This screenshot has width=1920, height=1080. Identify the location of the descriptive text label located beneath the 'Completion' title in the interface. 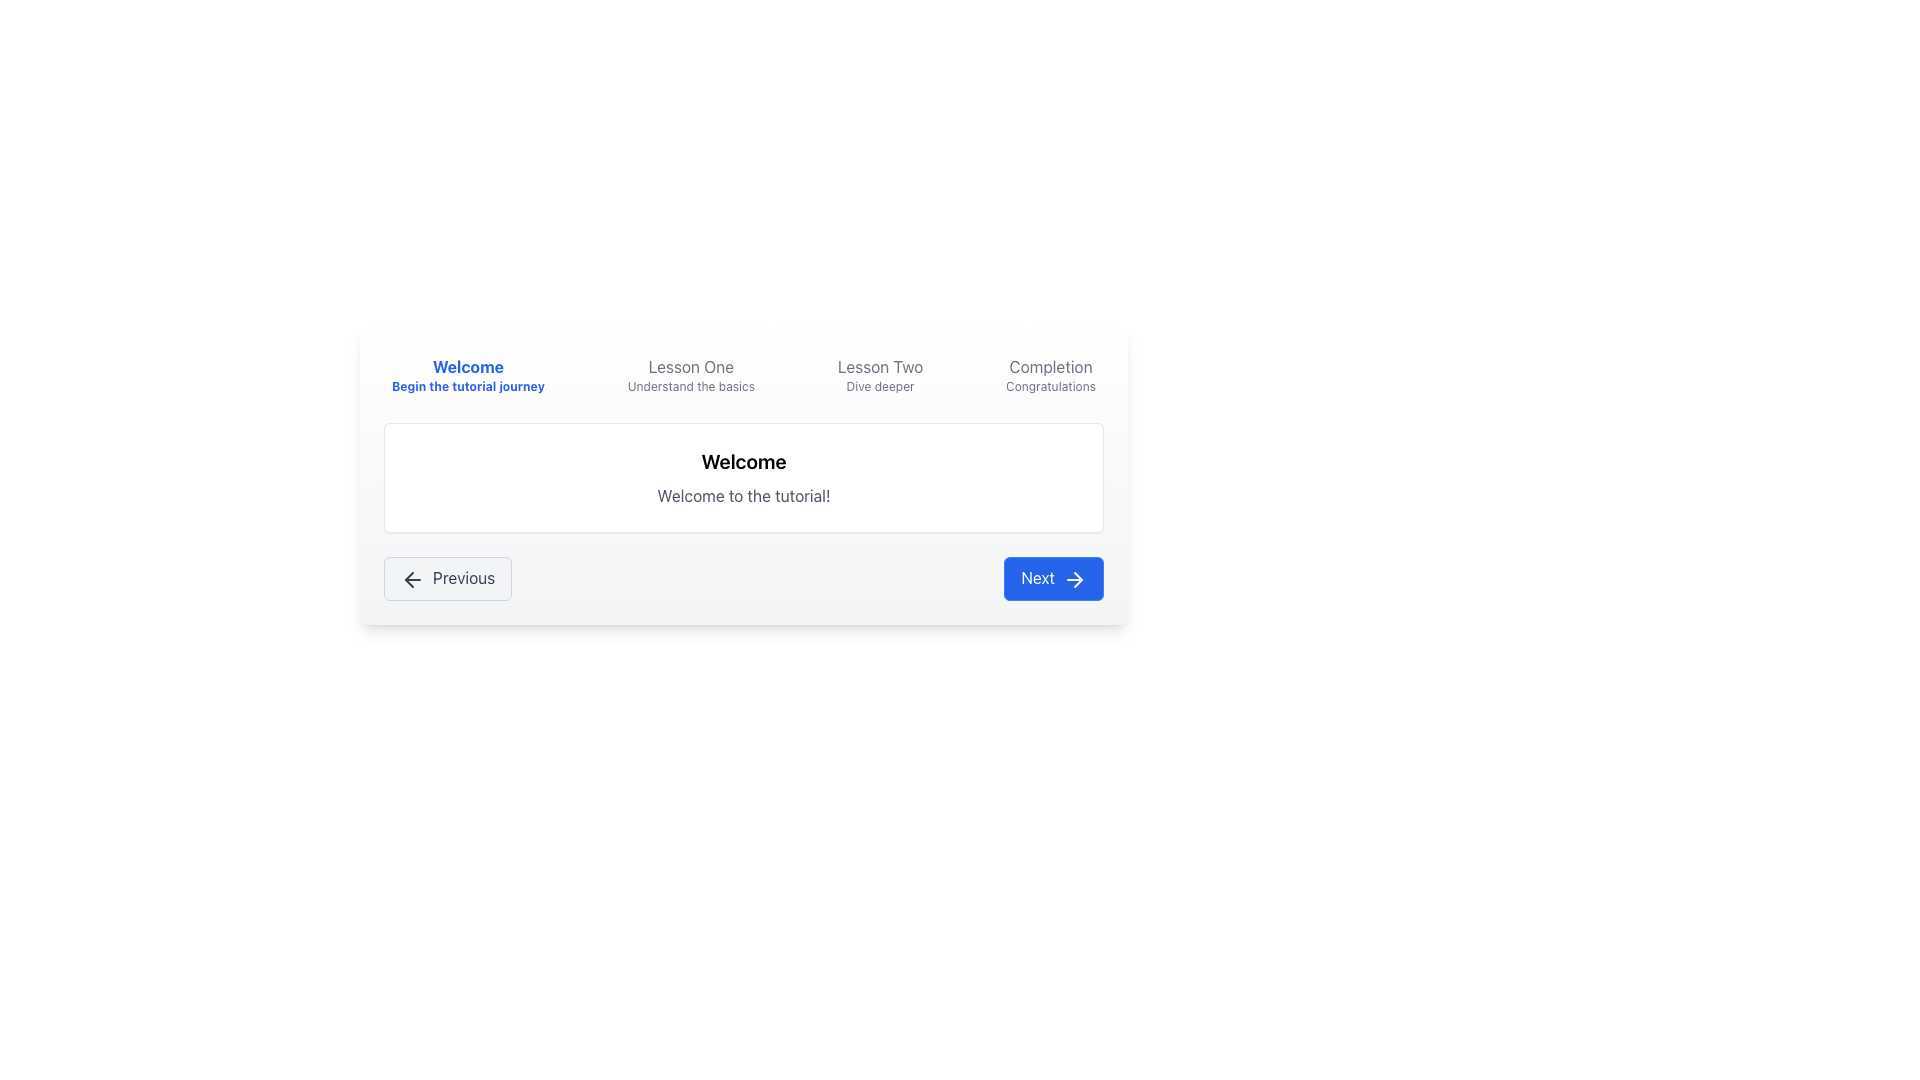
(1050, 386).